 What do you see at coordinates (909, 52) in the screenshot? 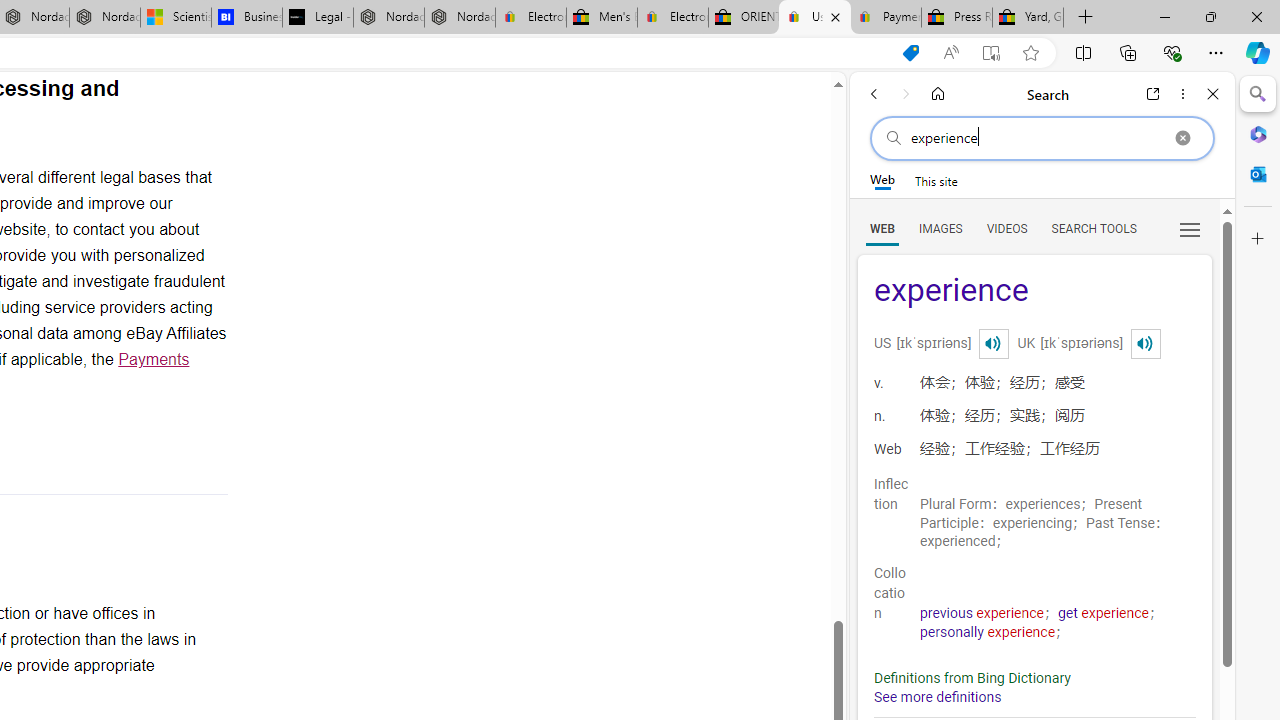
I see `'This site has coupons! Shopping in Microsoft Edge'` at bounding box center [909, 52].